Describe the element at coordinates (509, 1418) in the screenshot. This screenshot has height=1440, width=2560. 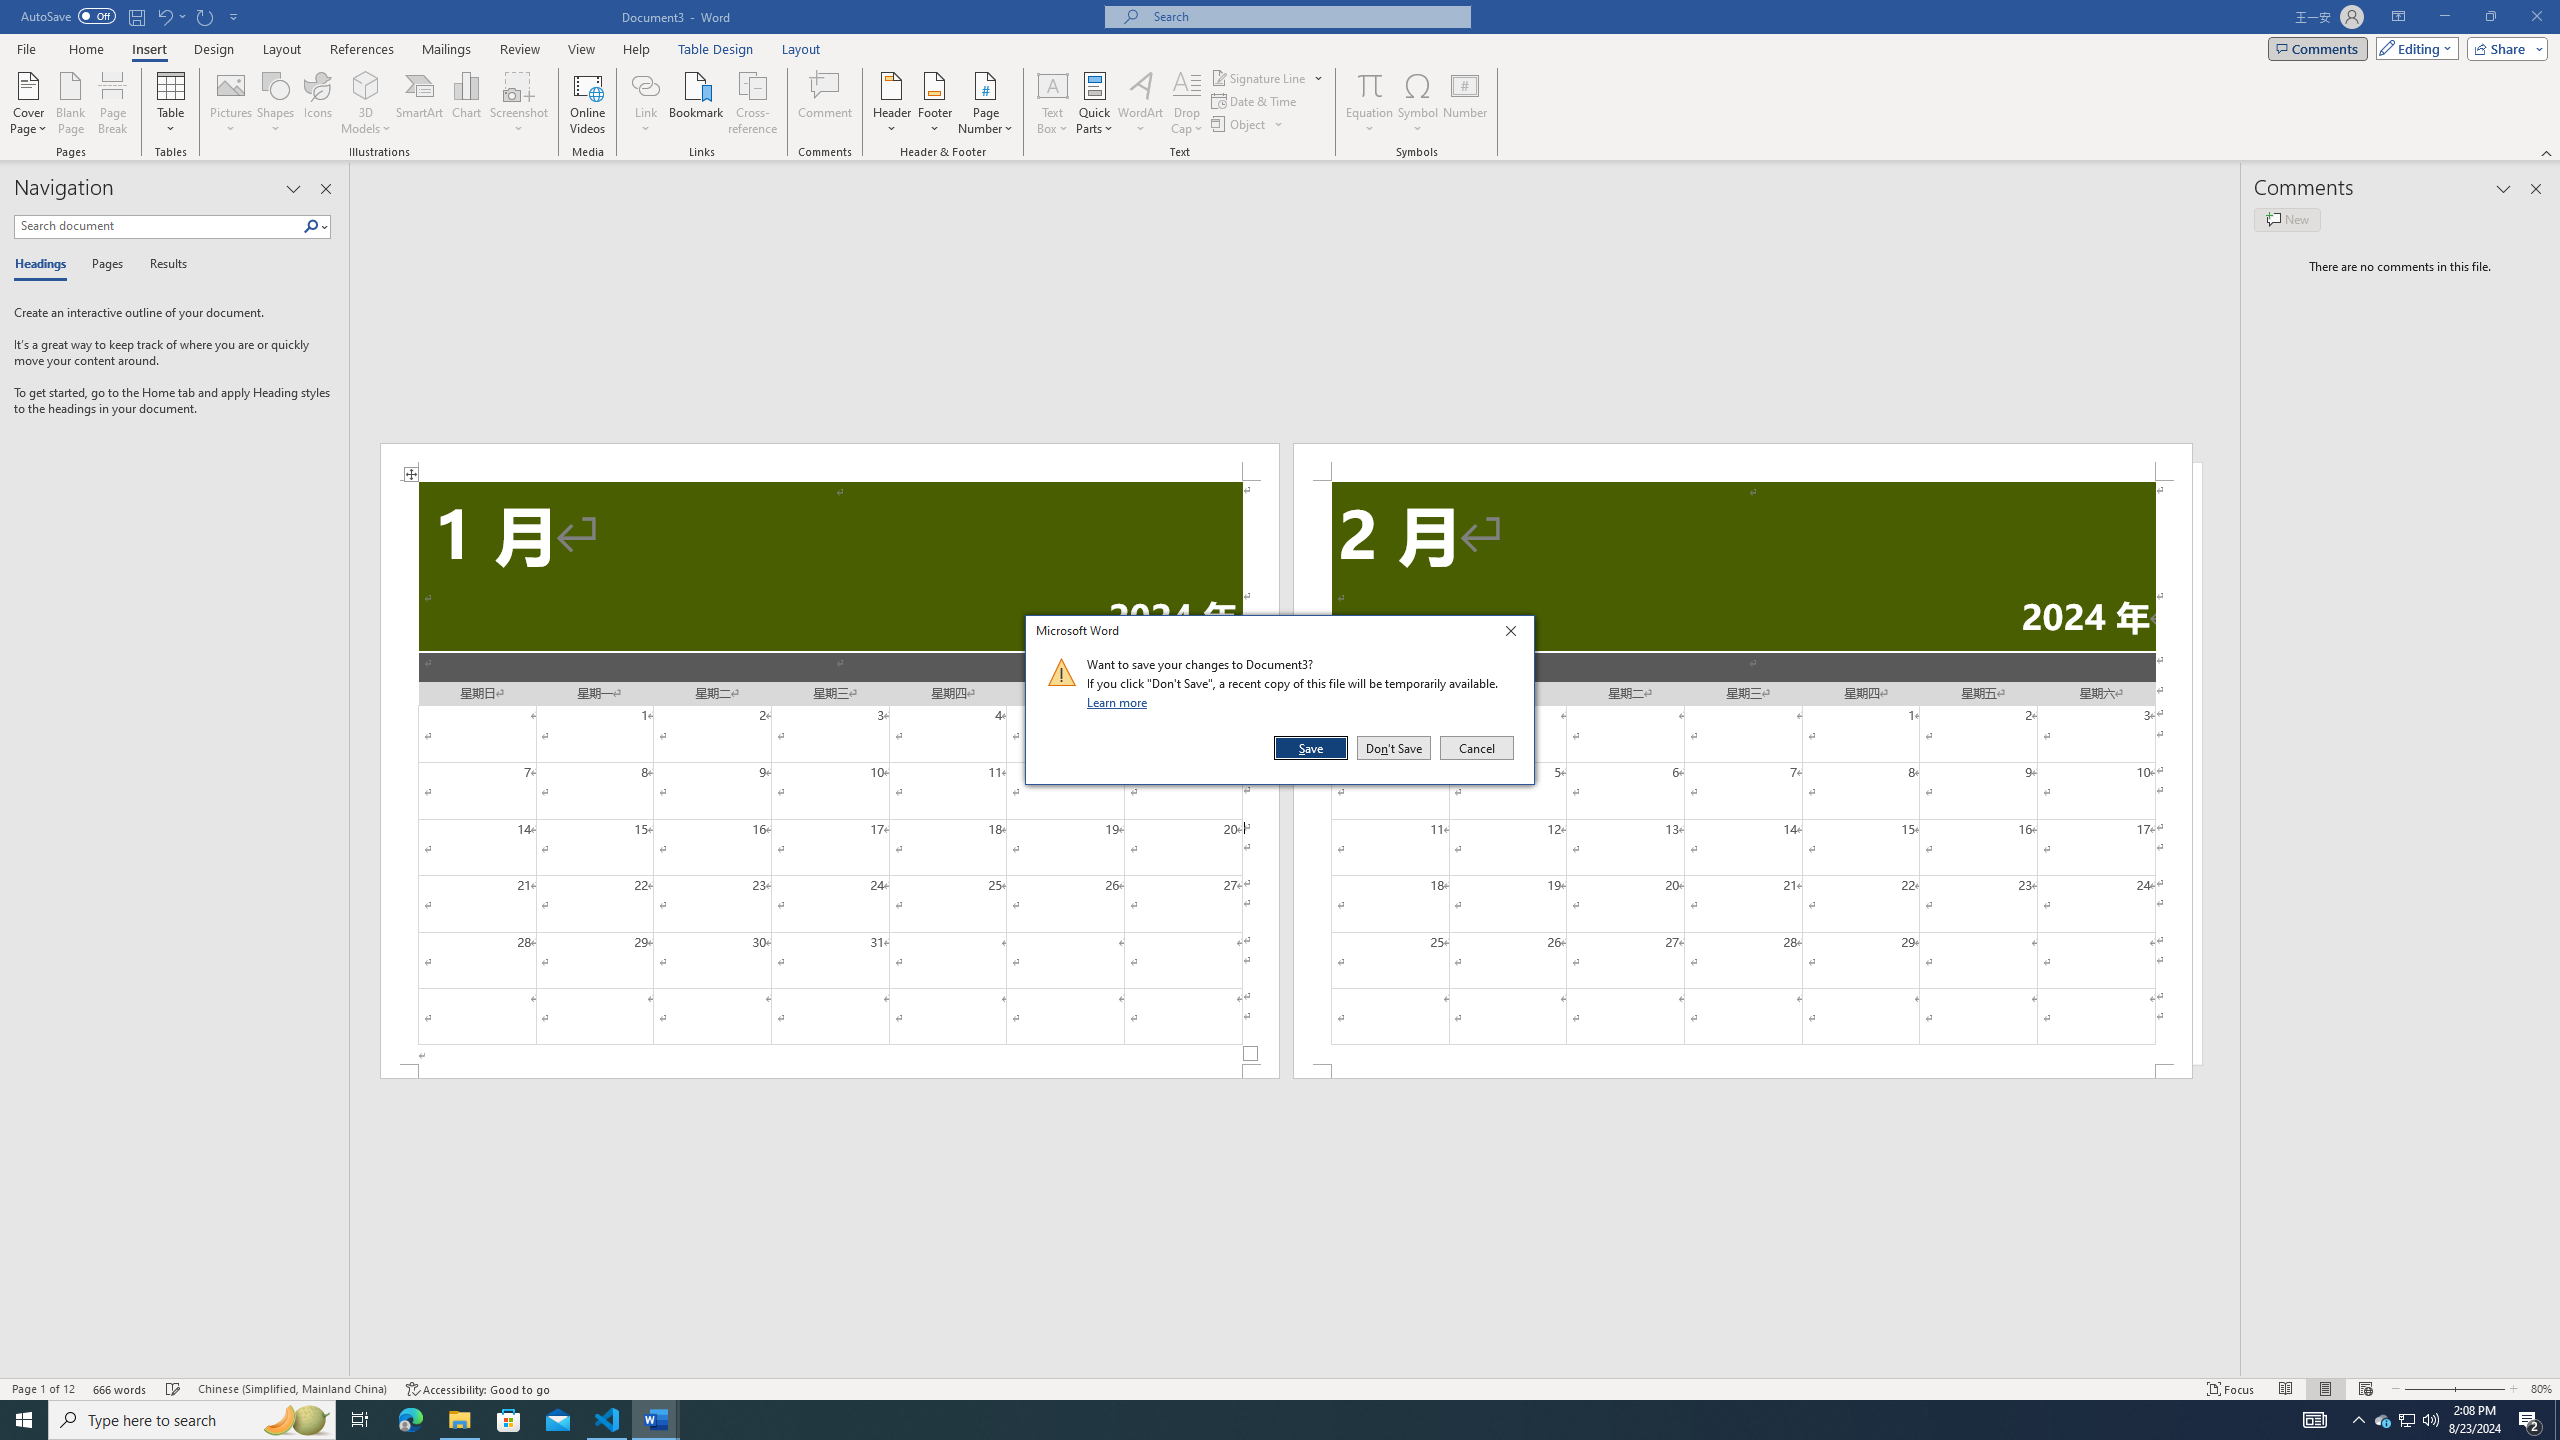
I see `'Microsoft Store'` at that location.